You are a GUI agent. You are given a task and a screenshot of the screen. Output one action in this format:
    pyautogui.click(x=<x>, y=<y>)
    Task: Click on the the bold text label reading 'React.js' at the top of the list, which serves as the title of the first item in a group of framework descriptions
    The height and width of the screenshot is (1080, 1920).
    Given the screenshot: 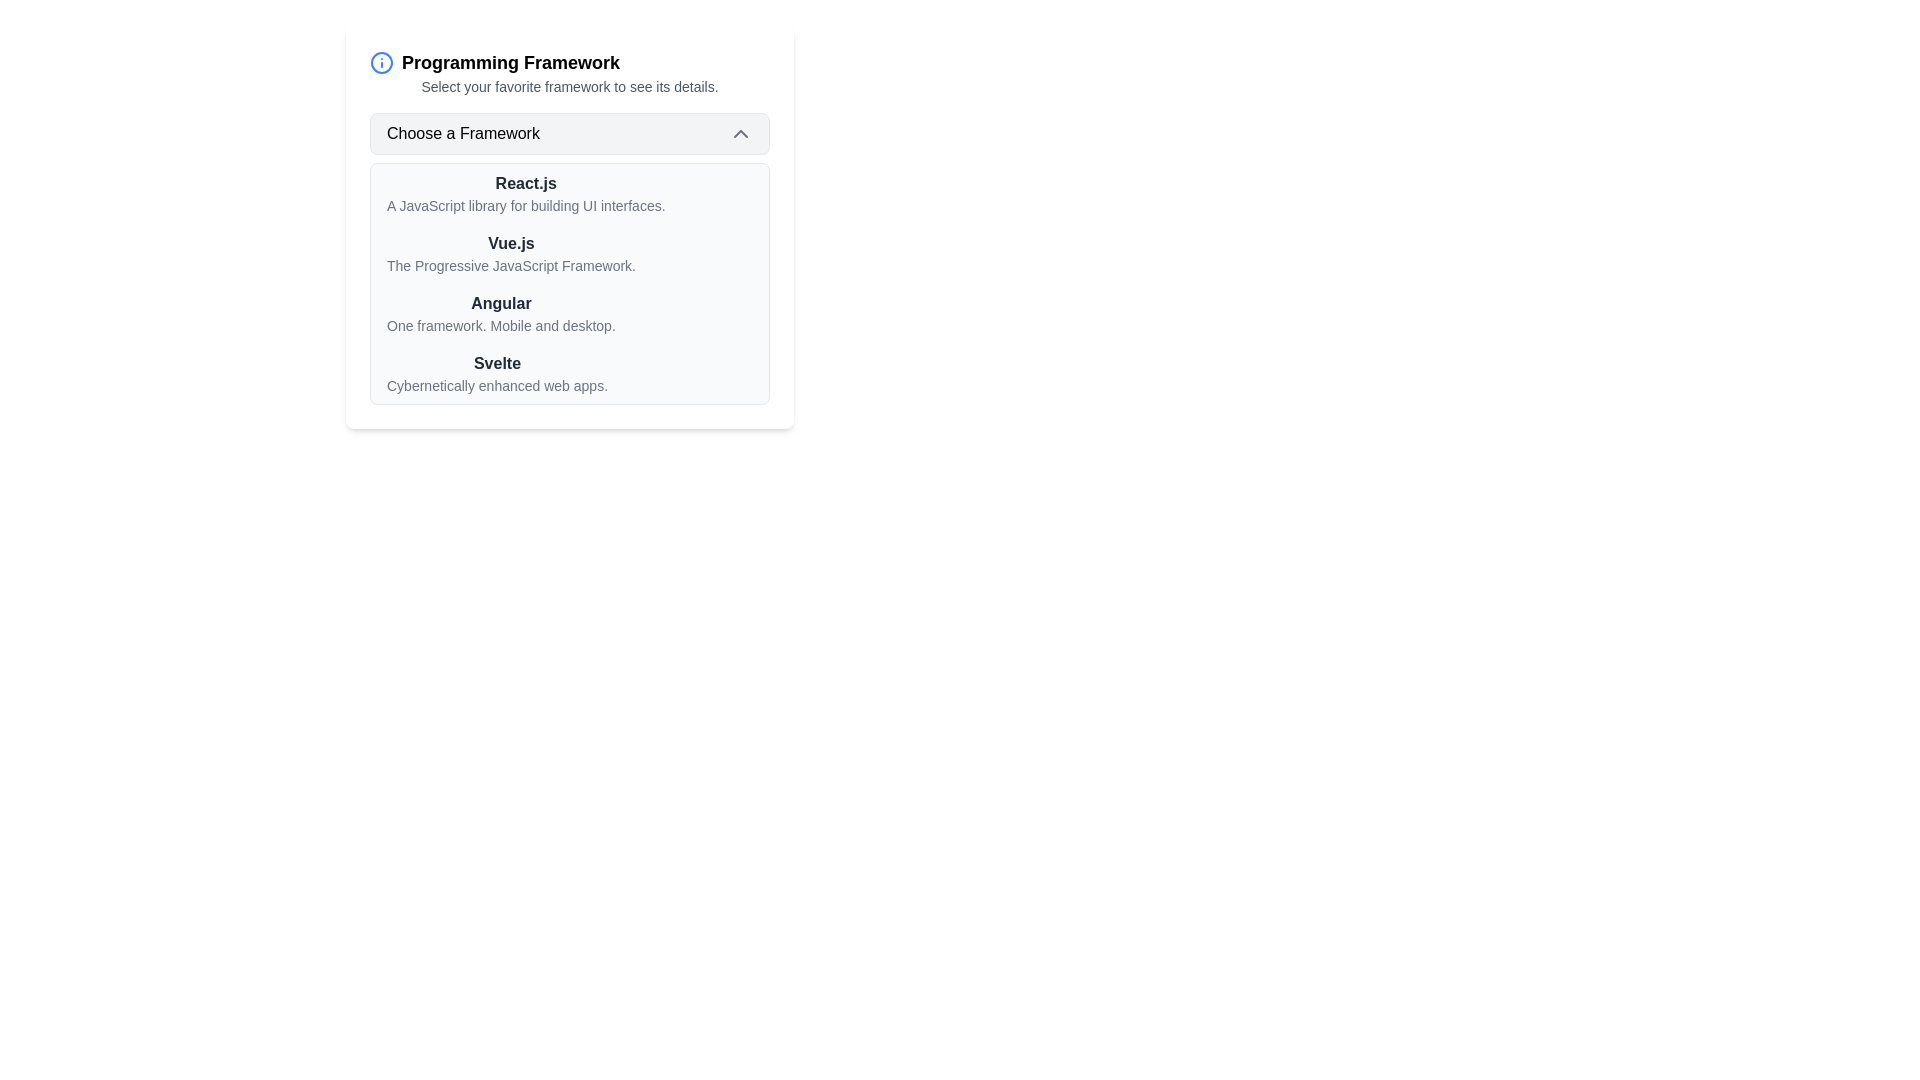 What is the action you would take?
    pyautogui.click(x=526, y=184)
    